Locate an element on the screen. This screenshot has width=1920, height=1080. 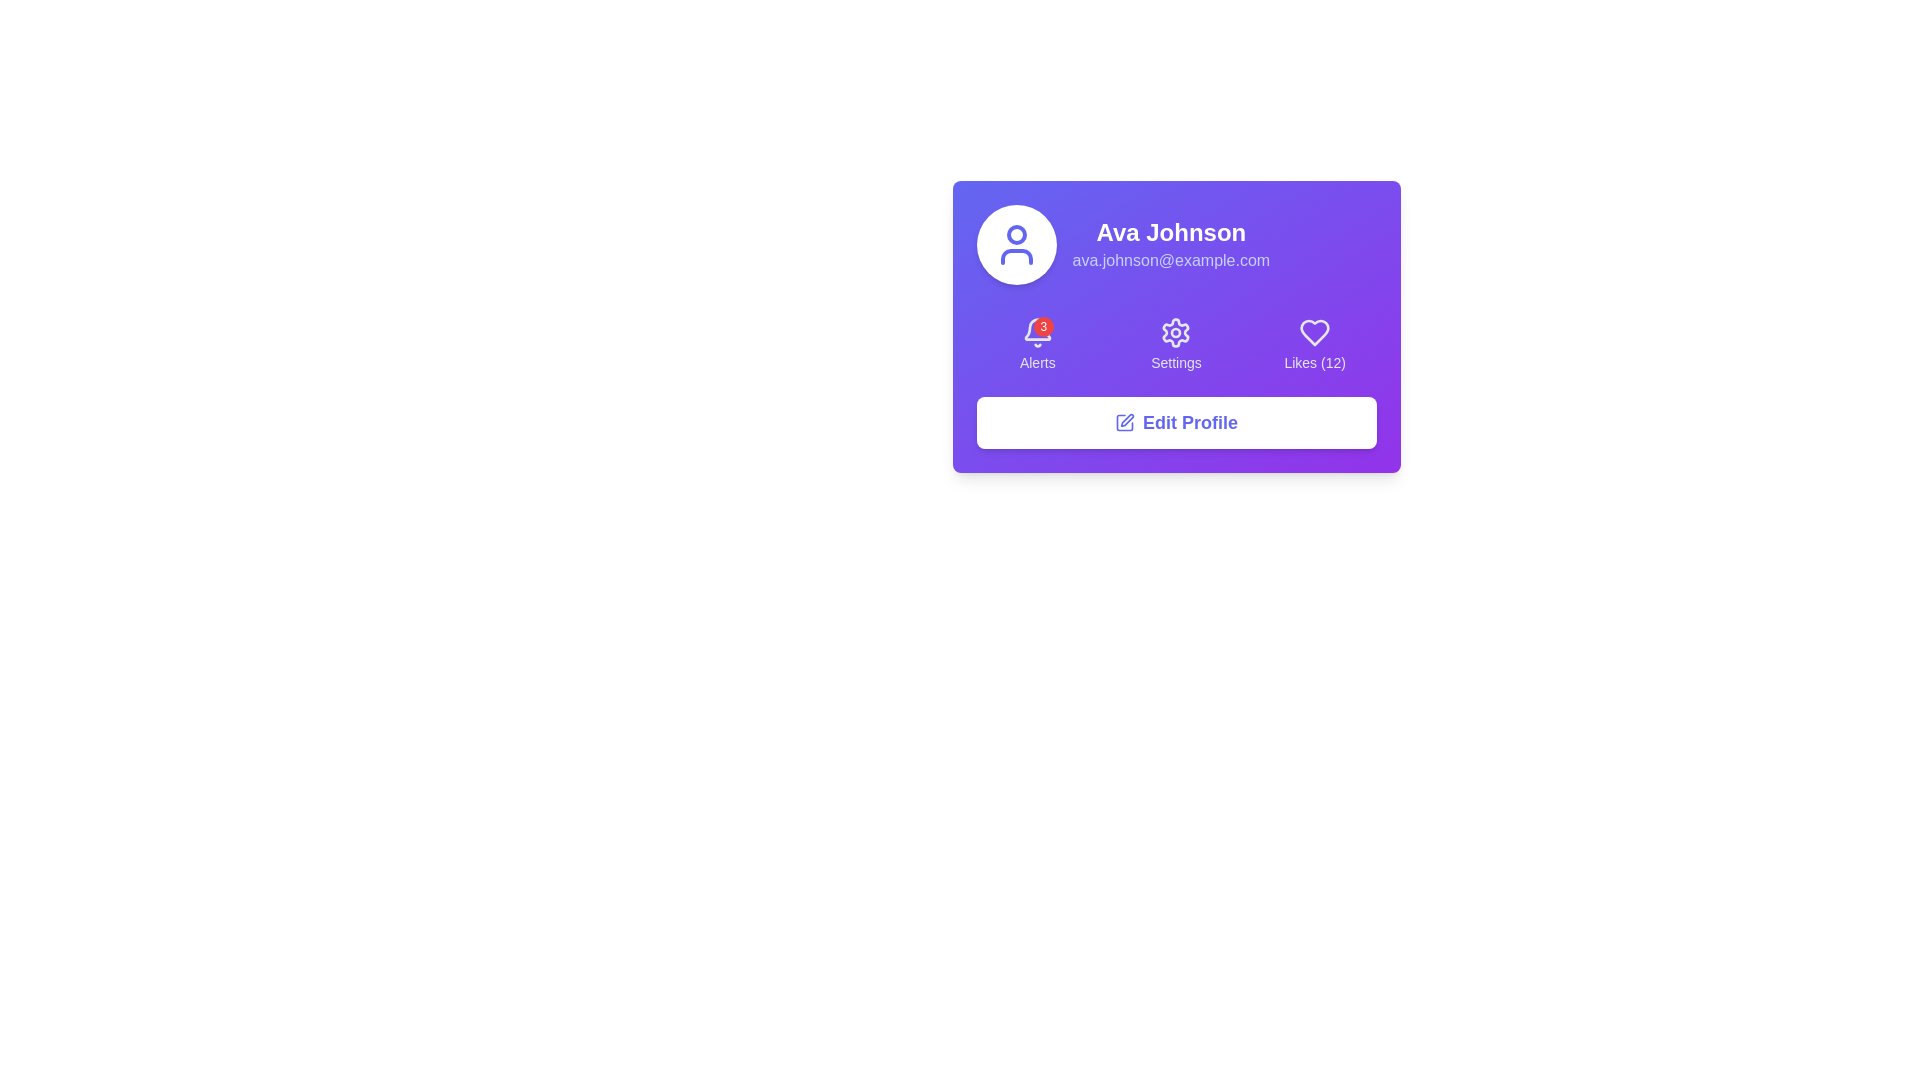
the Icon Frame graphical component that outlines the icon representation in the lower-right corner of the settings panel within the edit profile interface is located at coordinates (1124, 422).